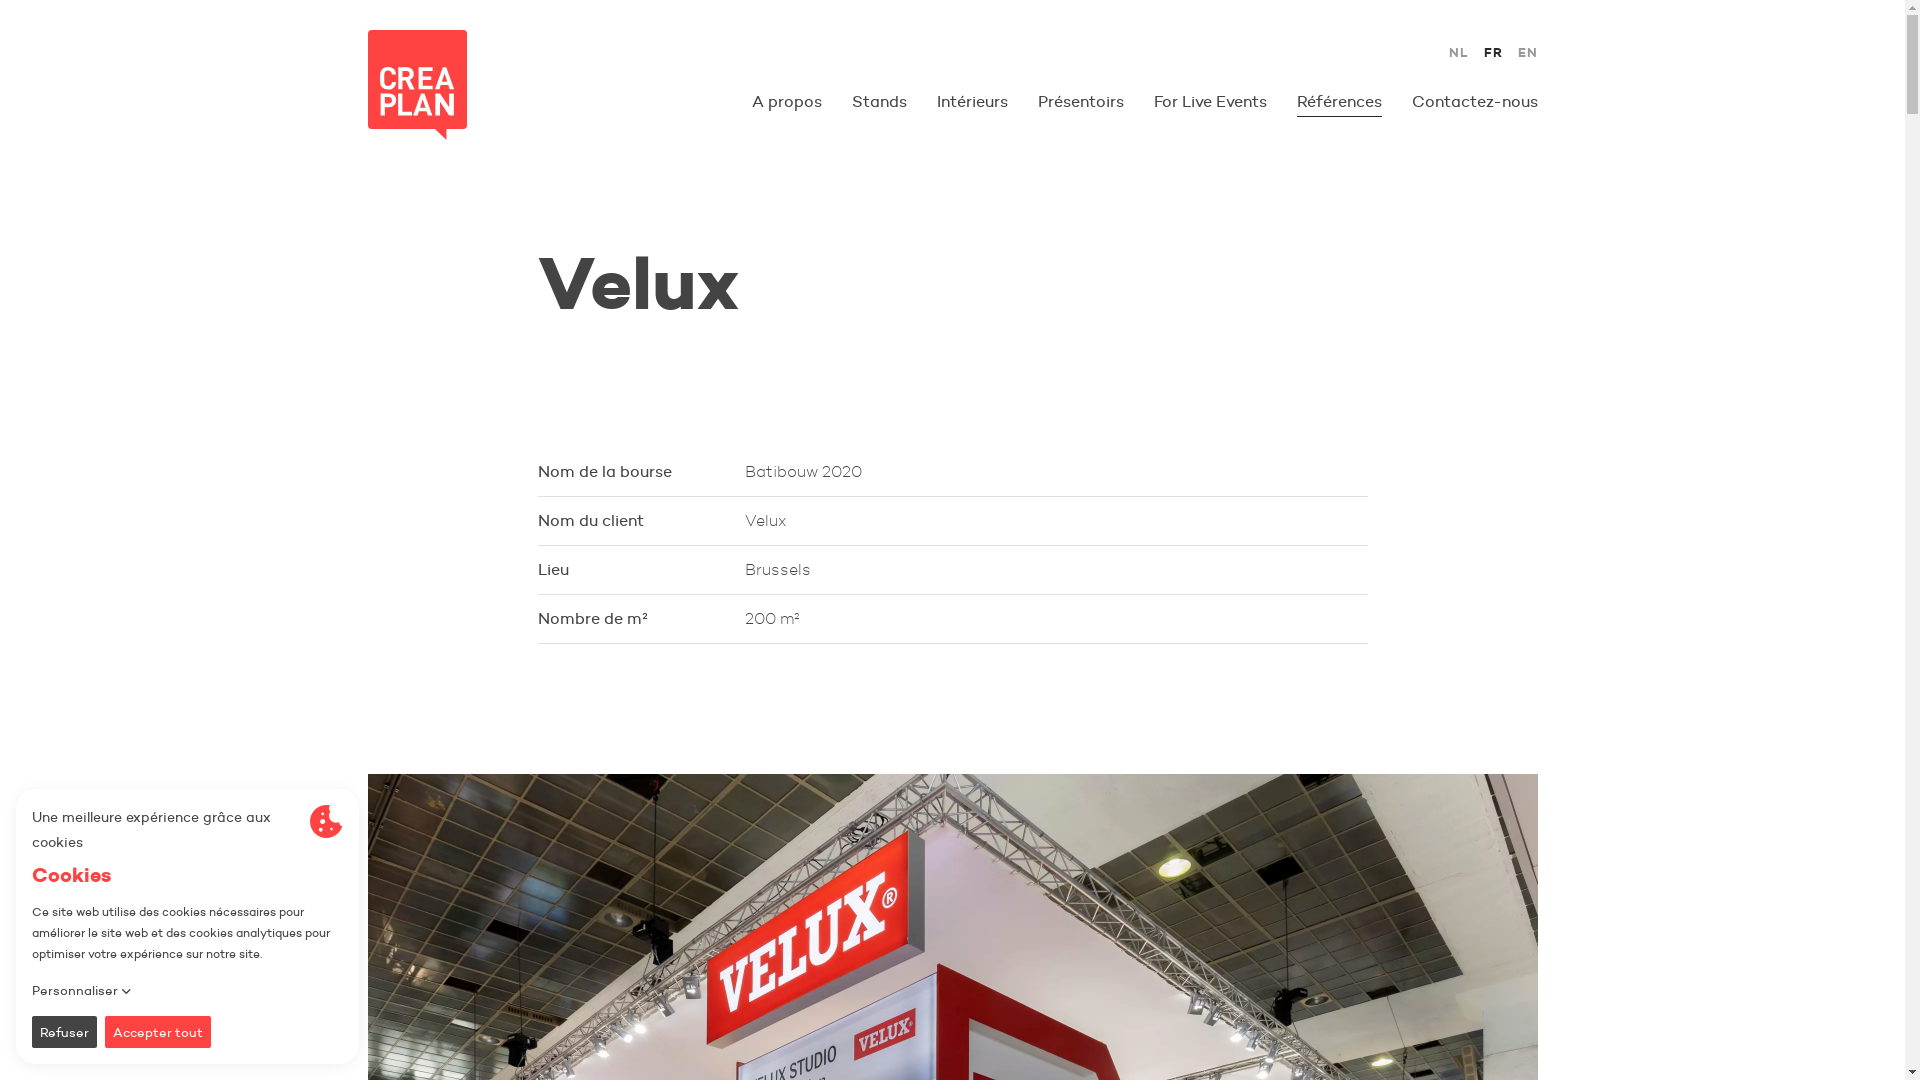 This screenshot has width=1920, height=1080. What do you see at coordinates (851, 101) in the screenshot?
I see `'Stands'` at bounding box center [851, 101].